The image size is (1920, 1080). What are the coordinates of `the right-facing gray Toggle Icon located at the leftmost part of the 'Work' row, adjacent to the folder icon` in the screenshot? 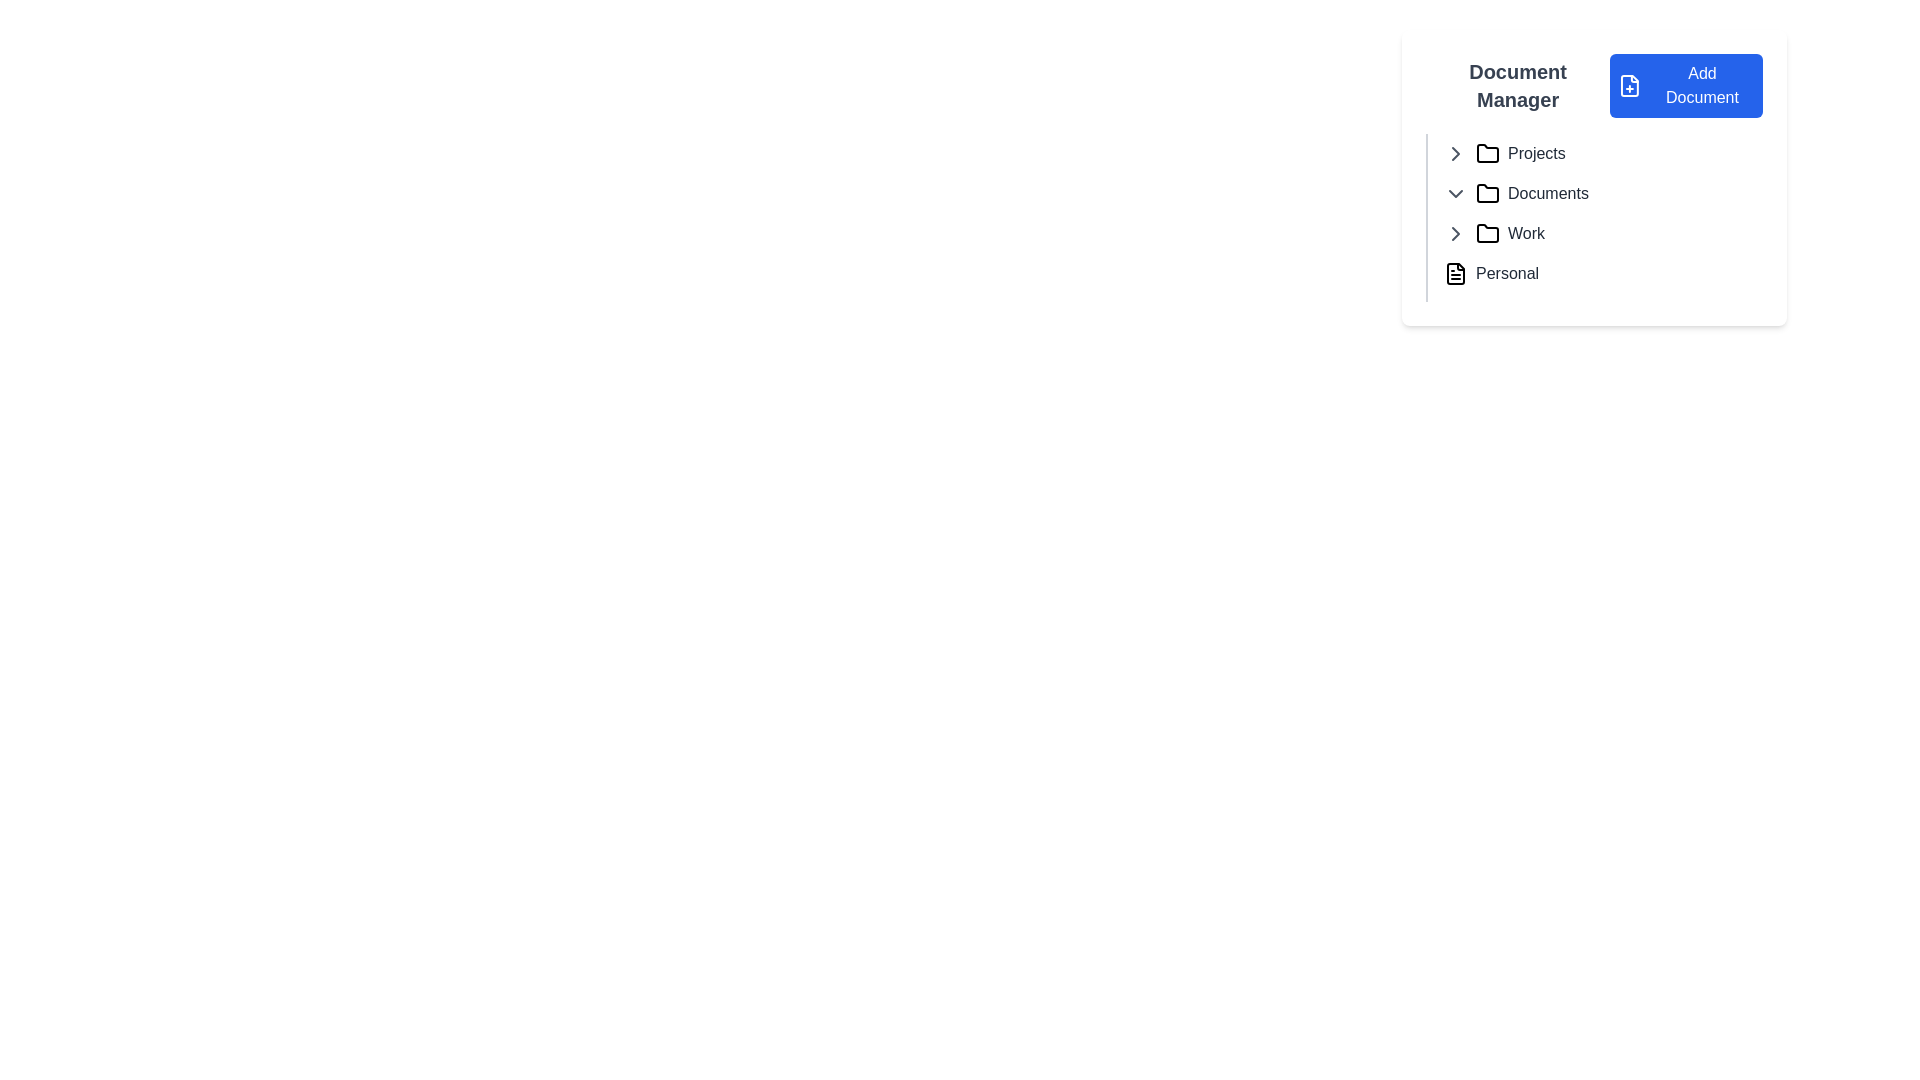 It's located at (1455, 233).